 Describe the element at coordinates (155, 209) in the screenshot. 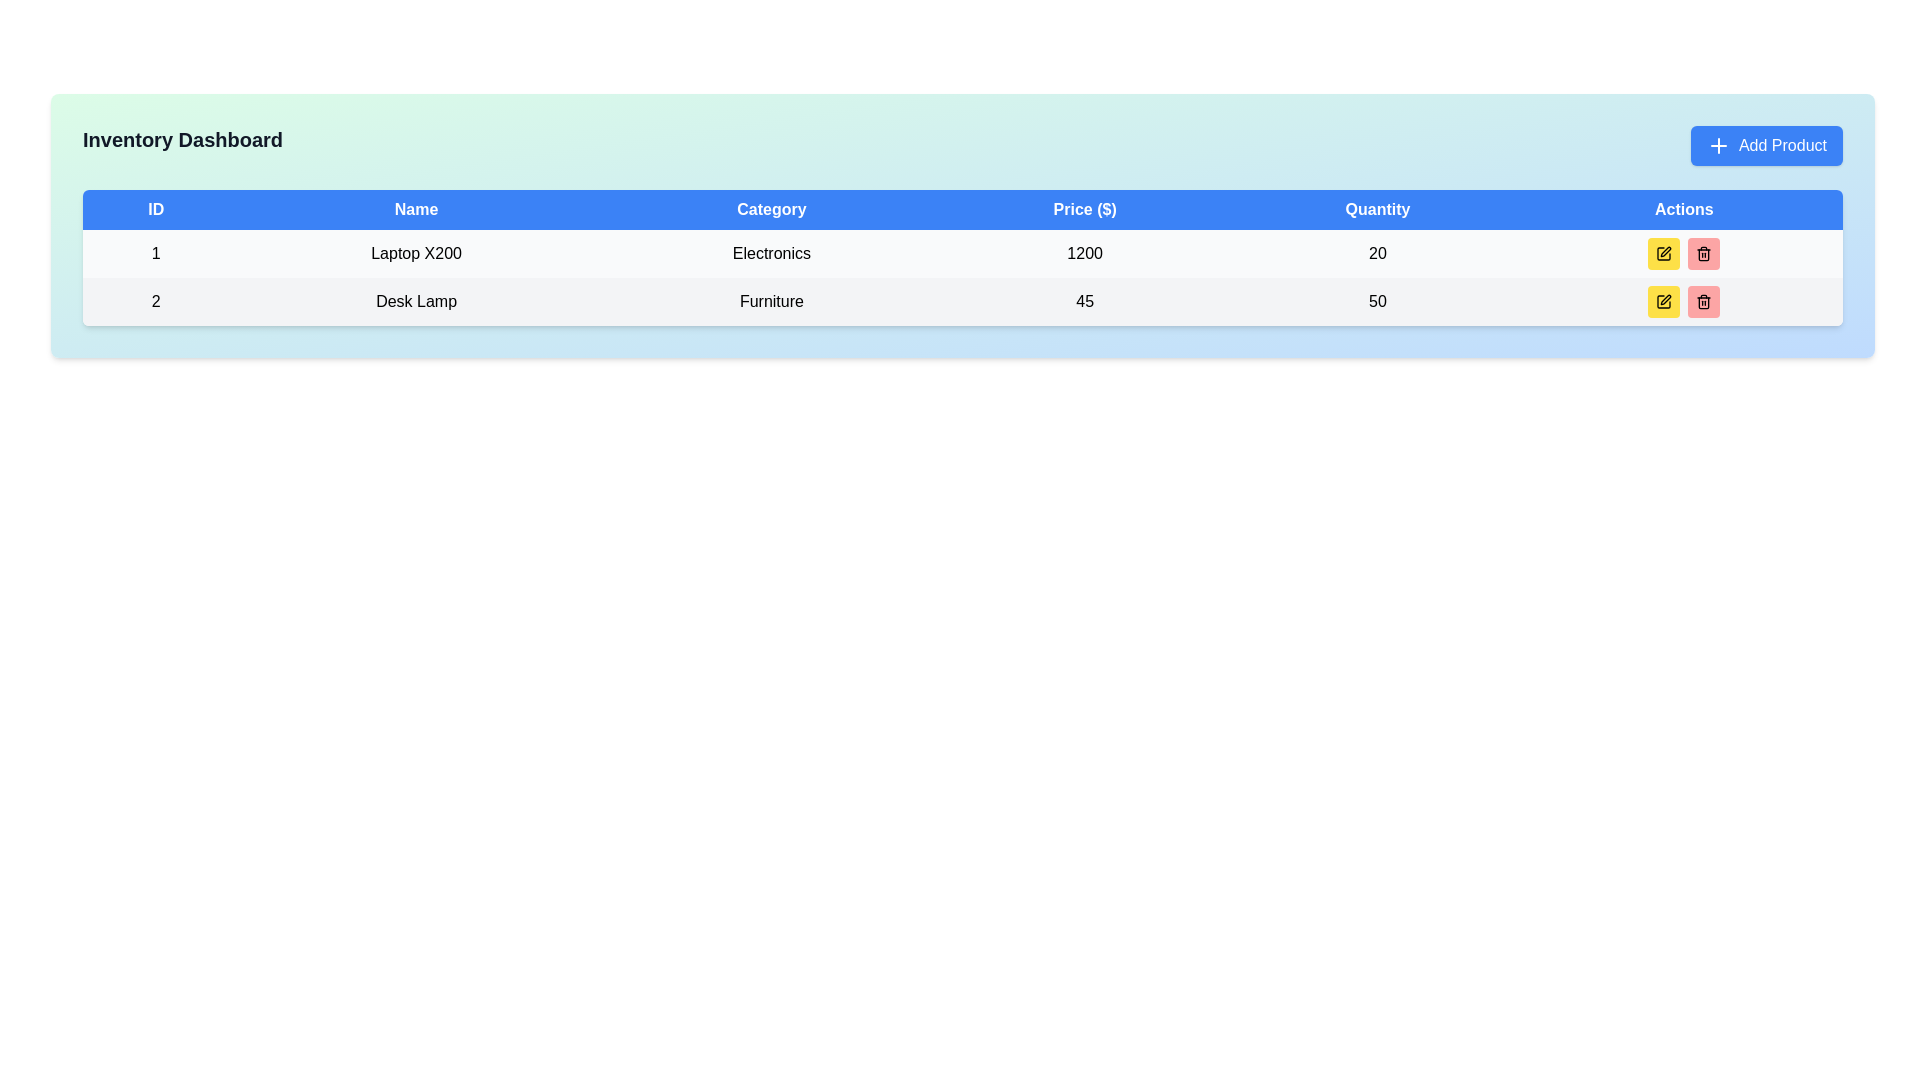

I see `the Table Header element which indicates the content of the ID column in the table, located at the leftmost side of the horizontal row of headers` at that location.